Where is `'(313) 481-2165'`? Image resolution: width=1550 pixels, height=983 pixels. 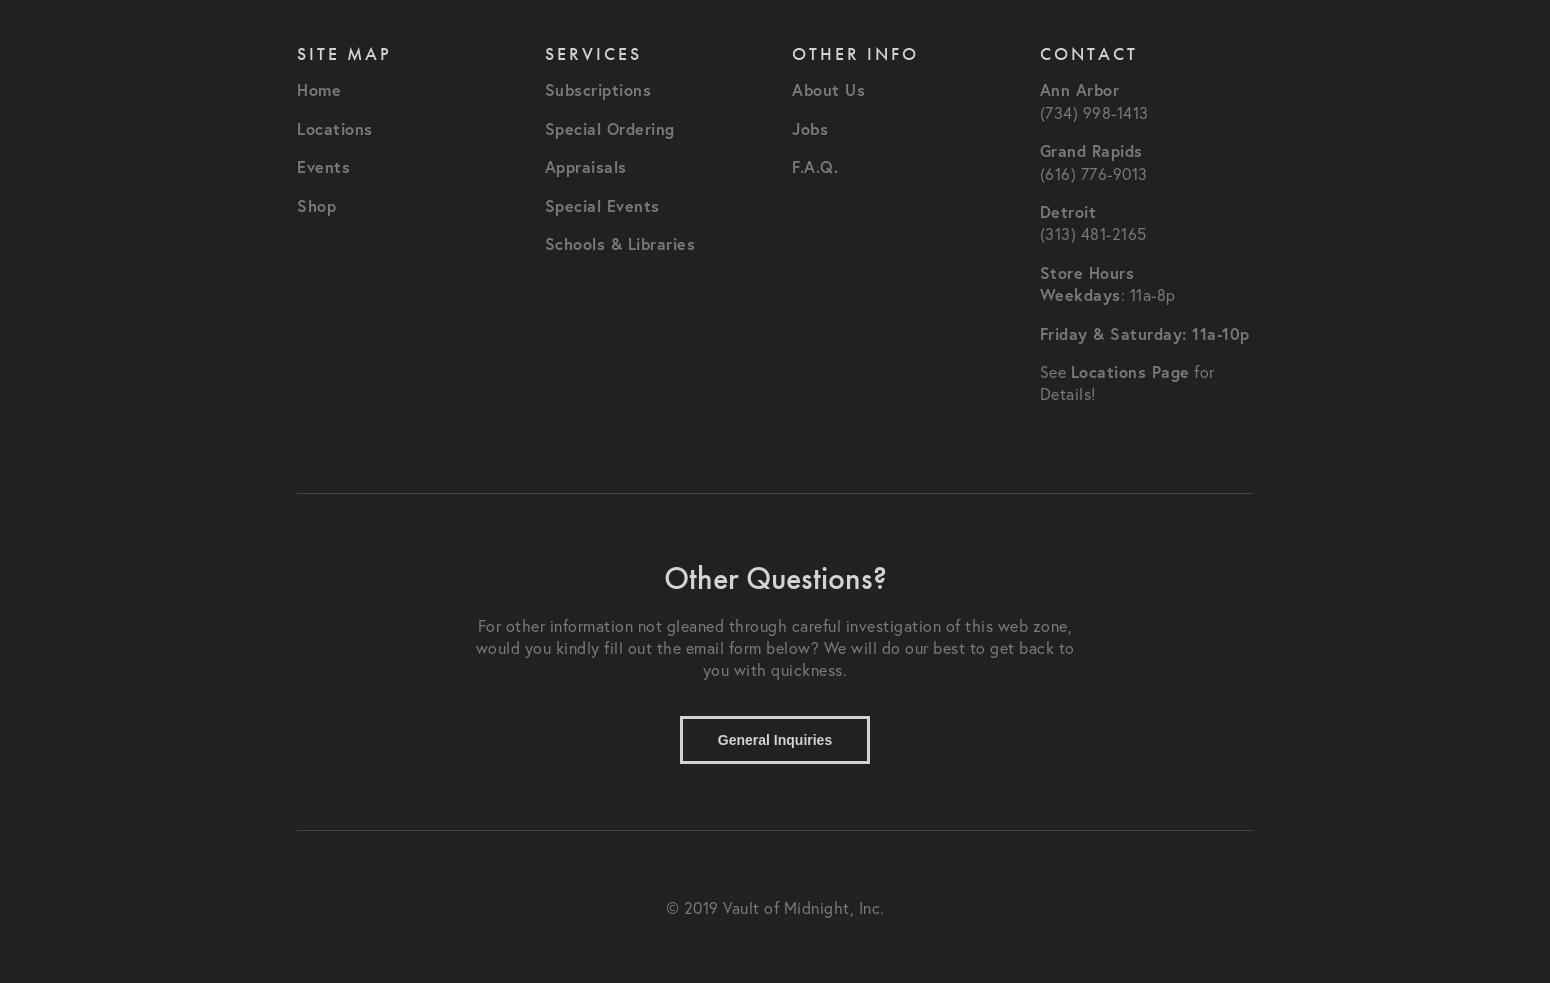
'(313) 481-2165' is located at coordinates (1038, 233).